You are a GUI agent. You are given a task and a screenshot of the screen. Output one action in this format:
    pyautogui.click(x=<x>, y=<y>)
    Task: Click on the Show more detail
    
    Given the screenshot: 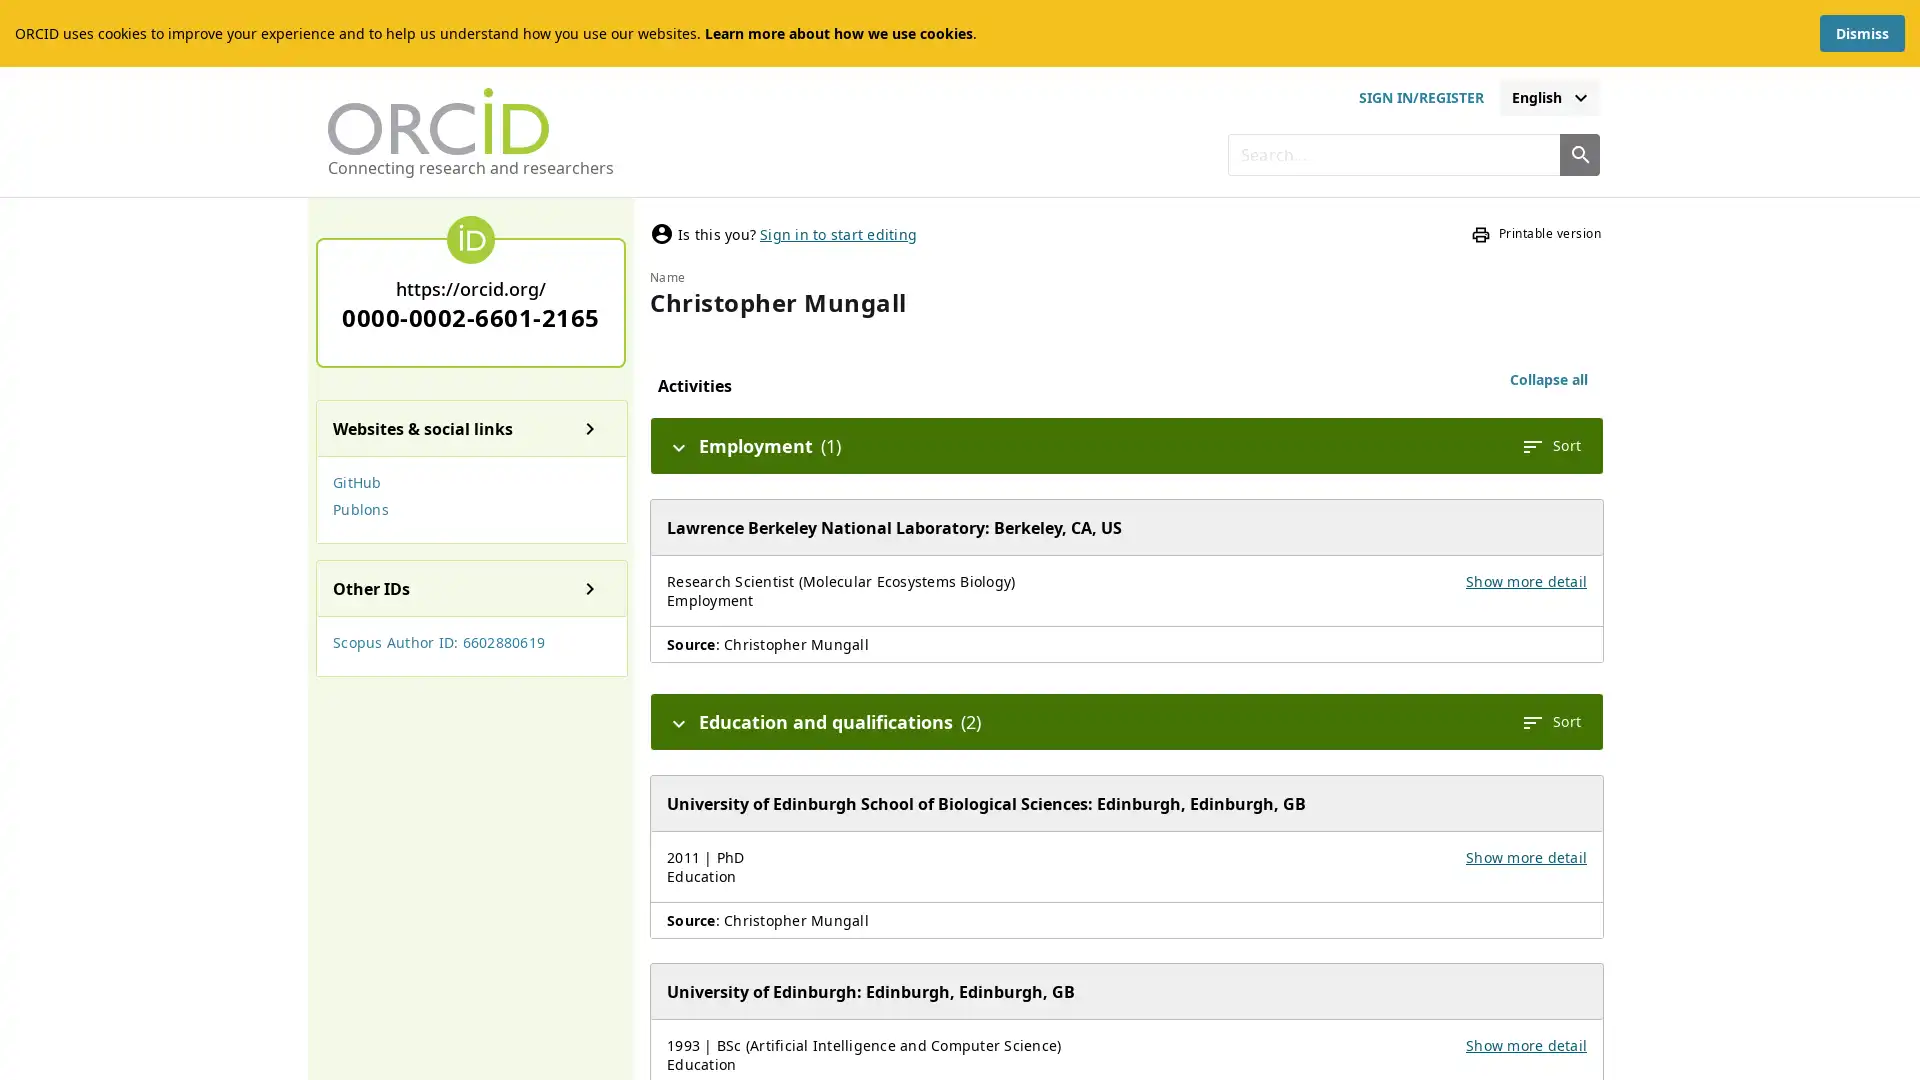 What is the action you would take?
    pyautogui.click(x=1525, y=1044)
    